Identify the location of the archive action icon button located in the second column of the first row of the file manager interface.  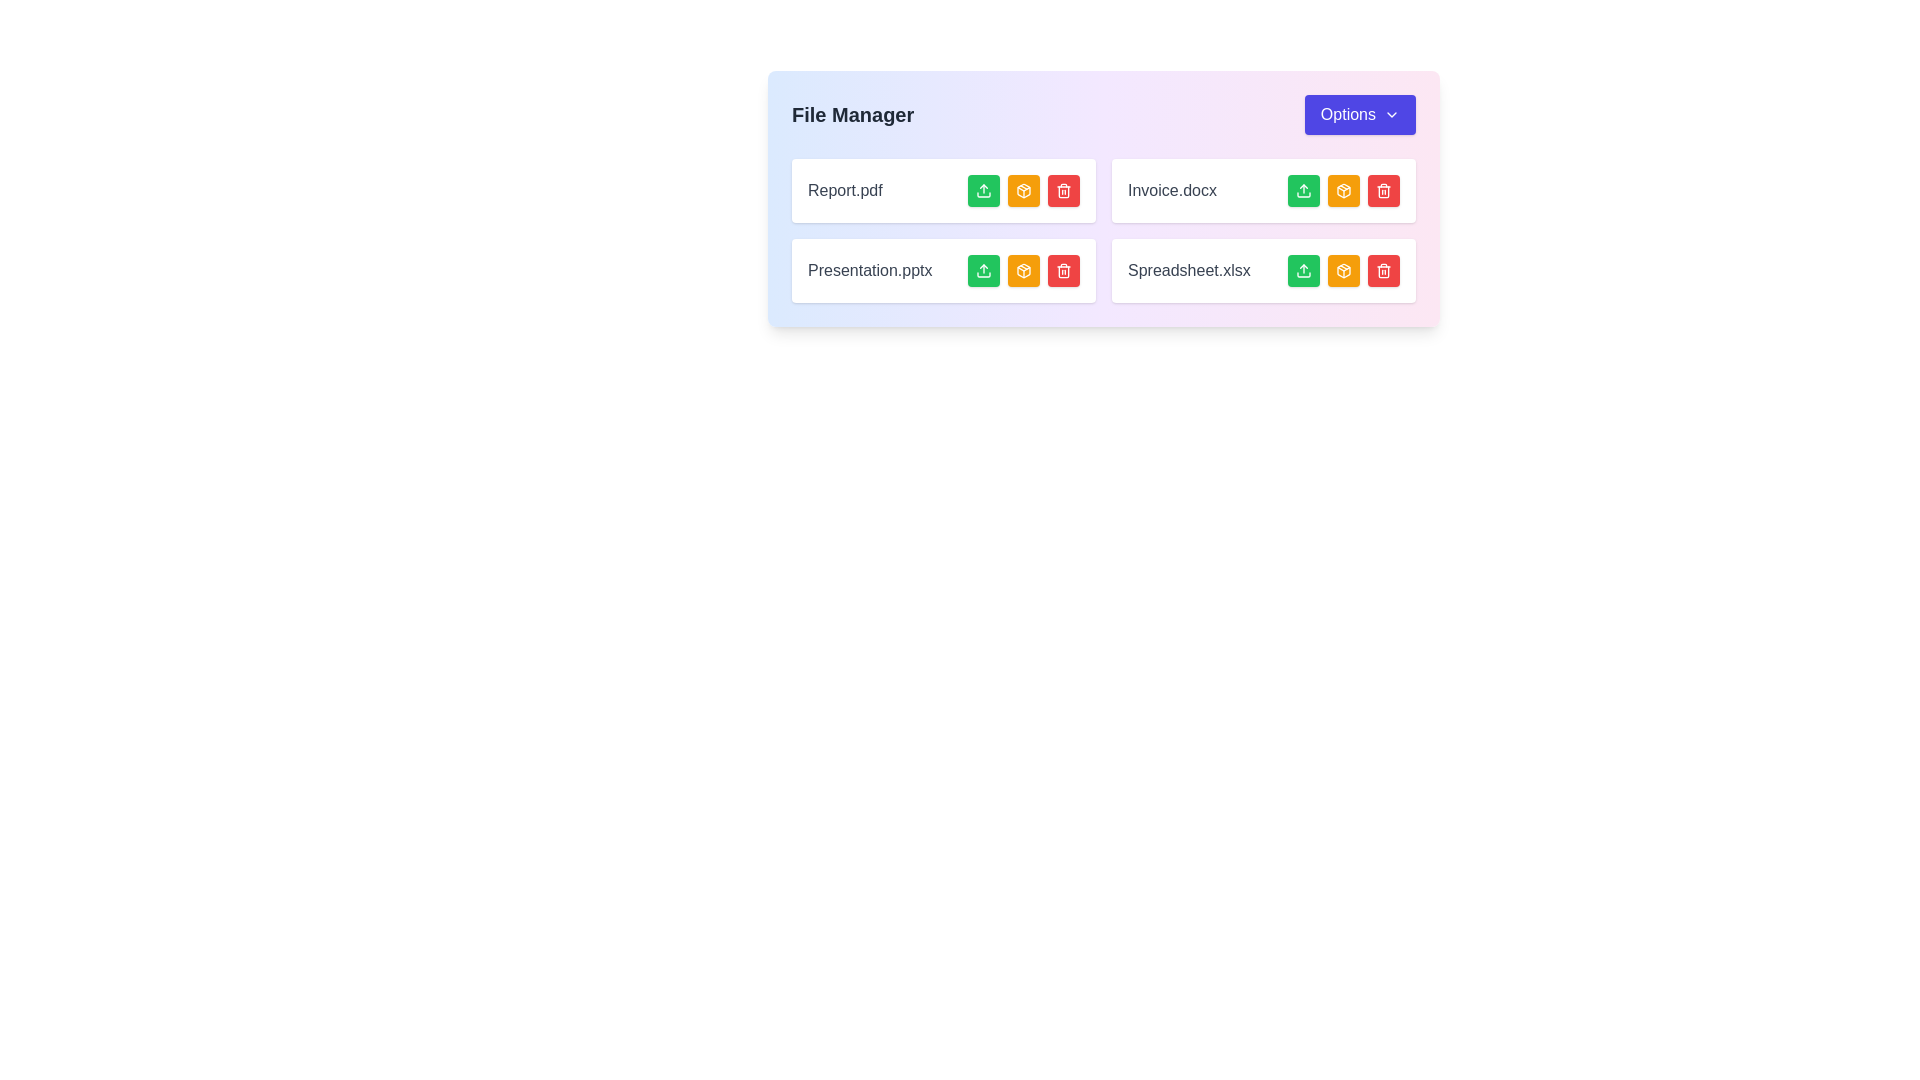
(1023, 191).